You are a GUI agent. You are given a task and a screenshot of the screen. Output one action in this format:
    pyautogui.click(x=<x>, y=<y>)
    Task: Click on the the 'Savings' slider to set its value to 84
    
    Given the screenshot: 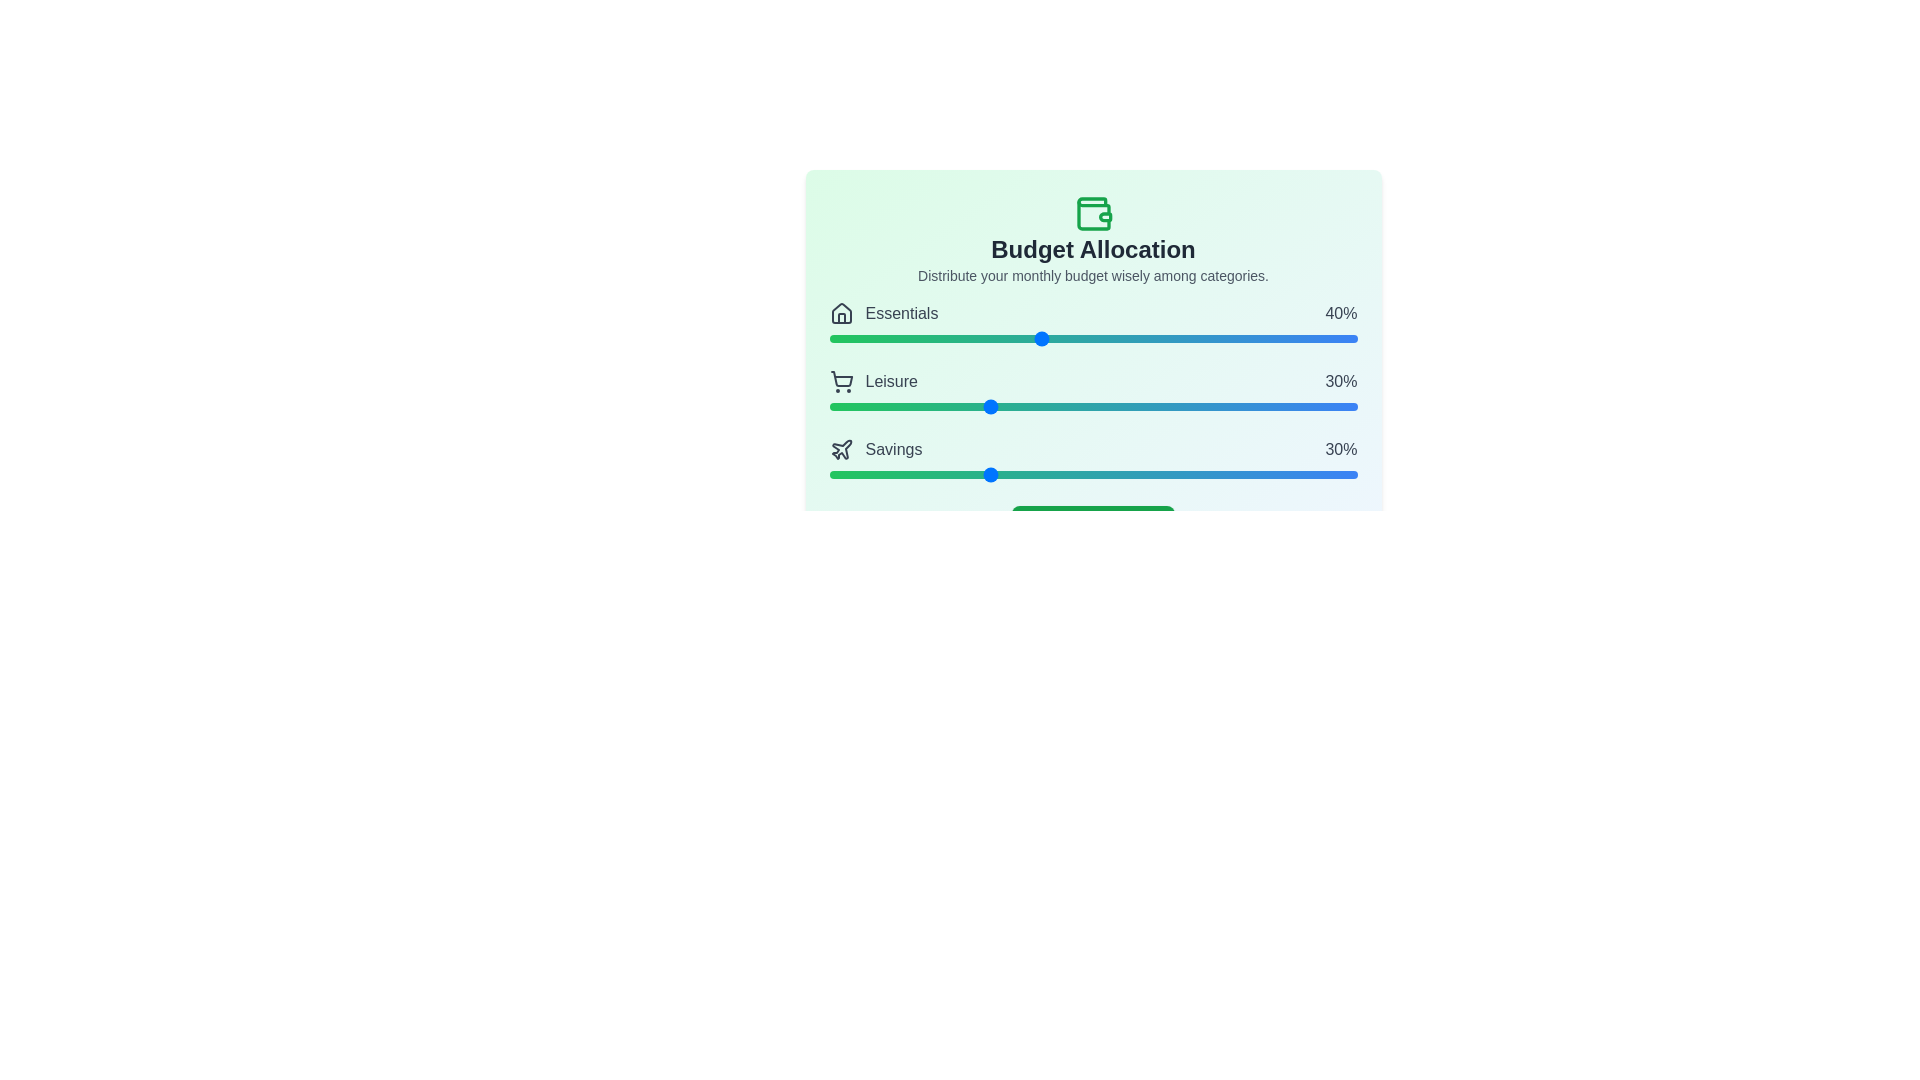 What is the action you would take?
    pyautogui.click(x=1271, y=474)
    